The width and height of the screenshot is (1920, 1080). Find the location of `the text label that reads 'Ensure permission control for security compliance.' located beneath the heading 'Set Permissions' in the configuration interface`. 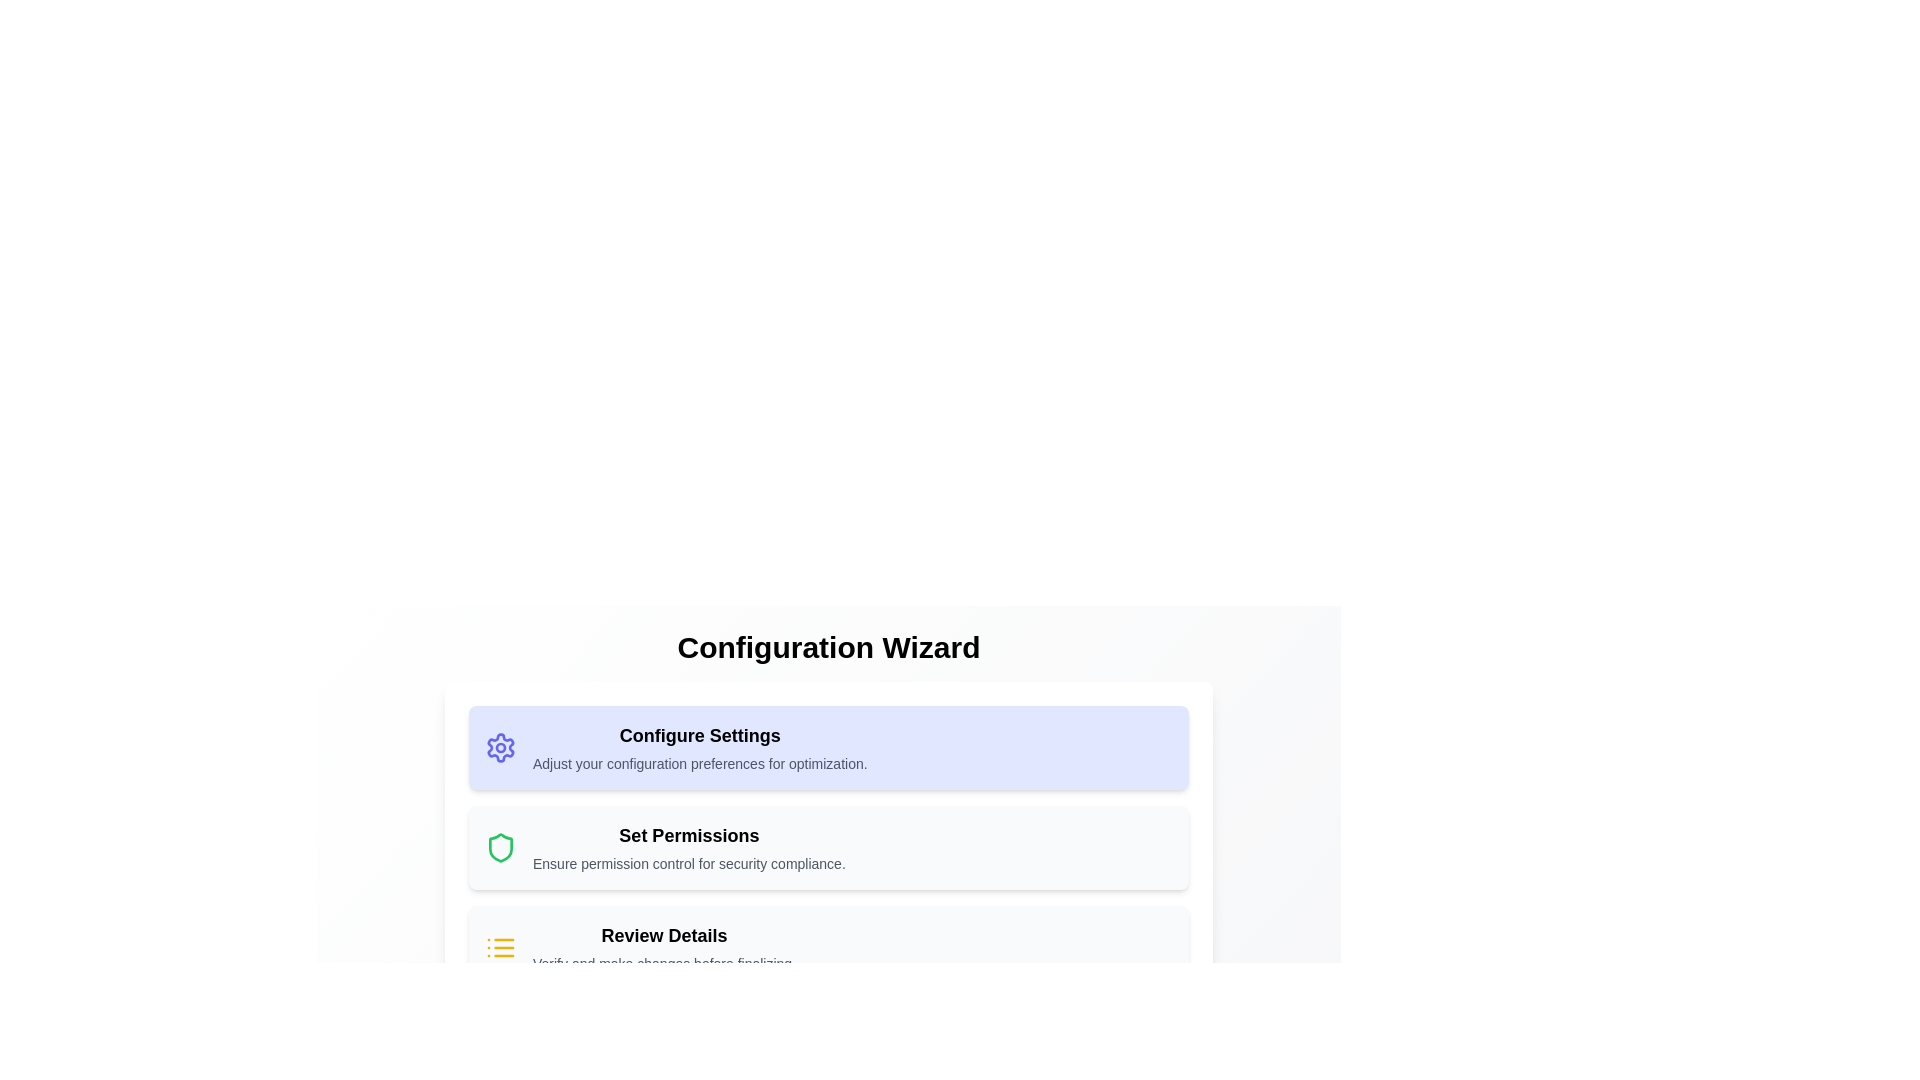

the text label that reads 'Ensure permission control for security compliance.' located beneath the heading 'Set Permissions' in the configuration interface is located at coordinates (689, 863).